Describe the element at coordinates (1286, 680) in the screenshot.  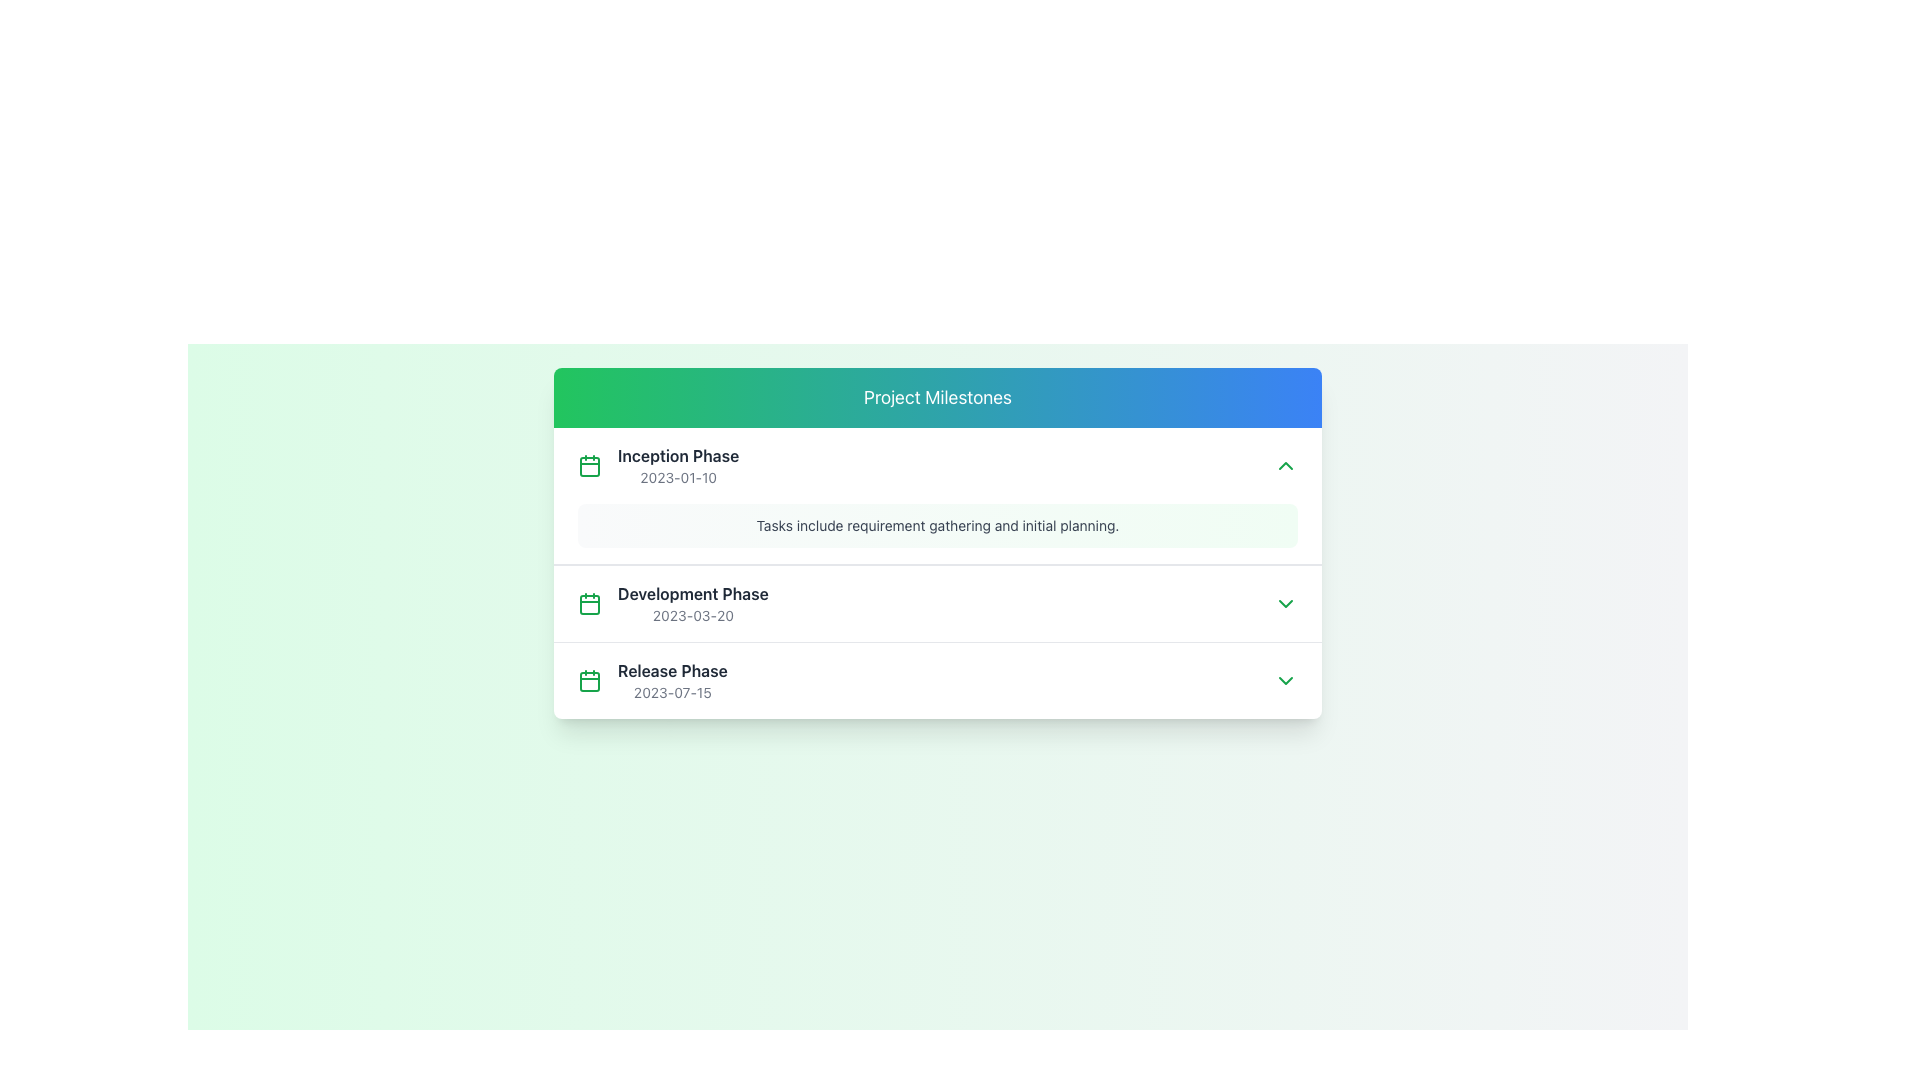
I see `the chevron icon at the bottom right corner of the 'Release Phase' section` at that location.